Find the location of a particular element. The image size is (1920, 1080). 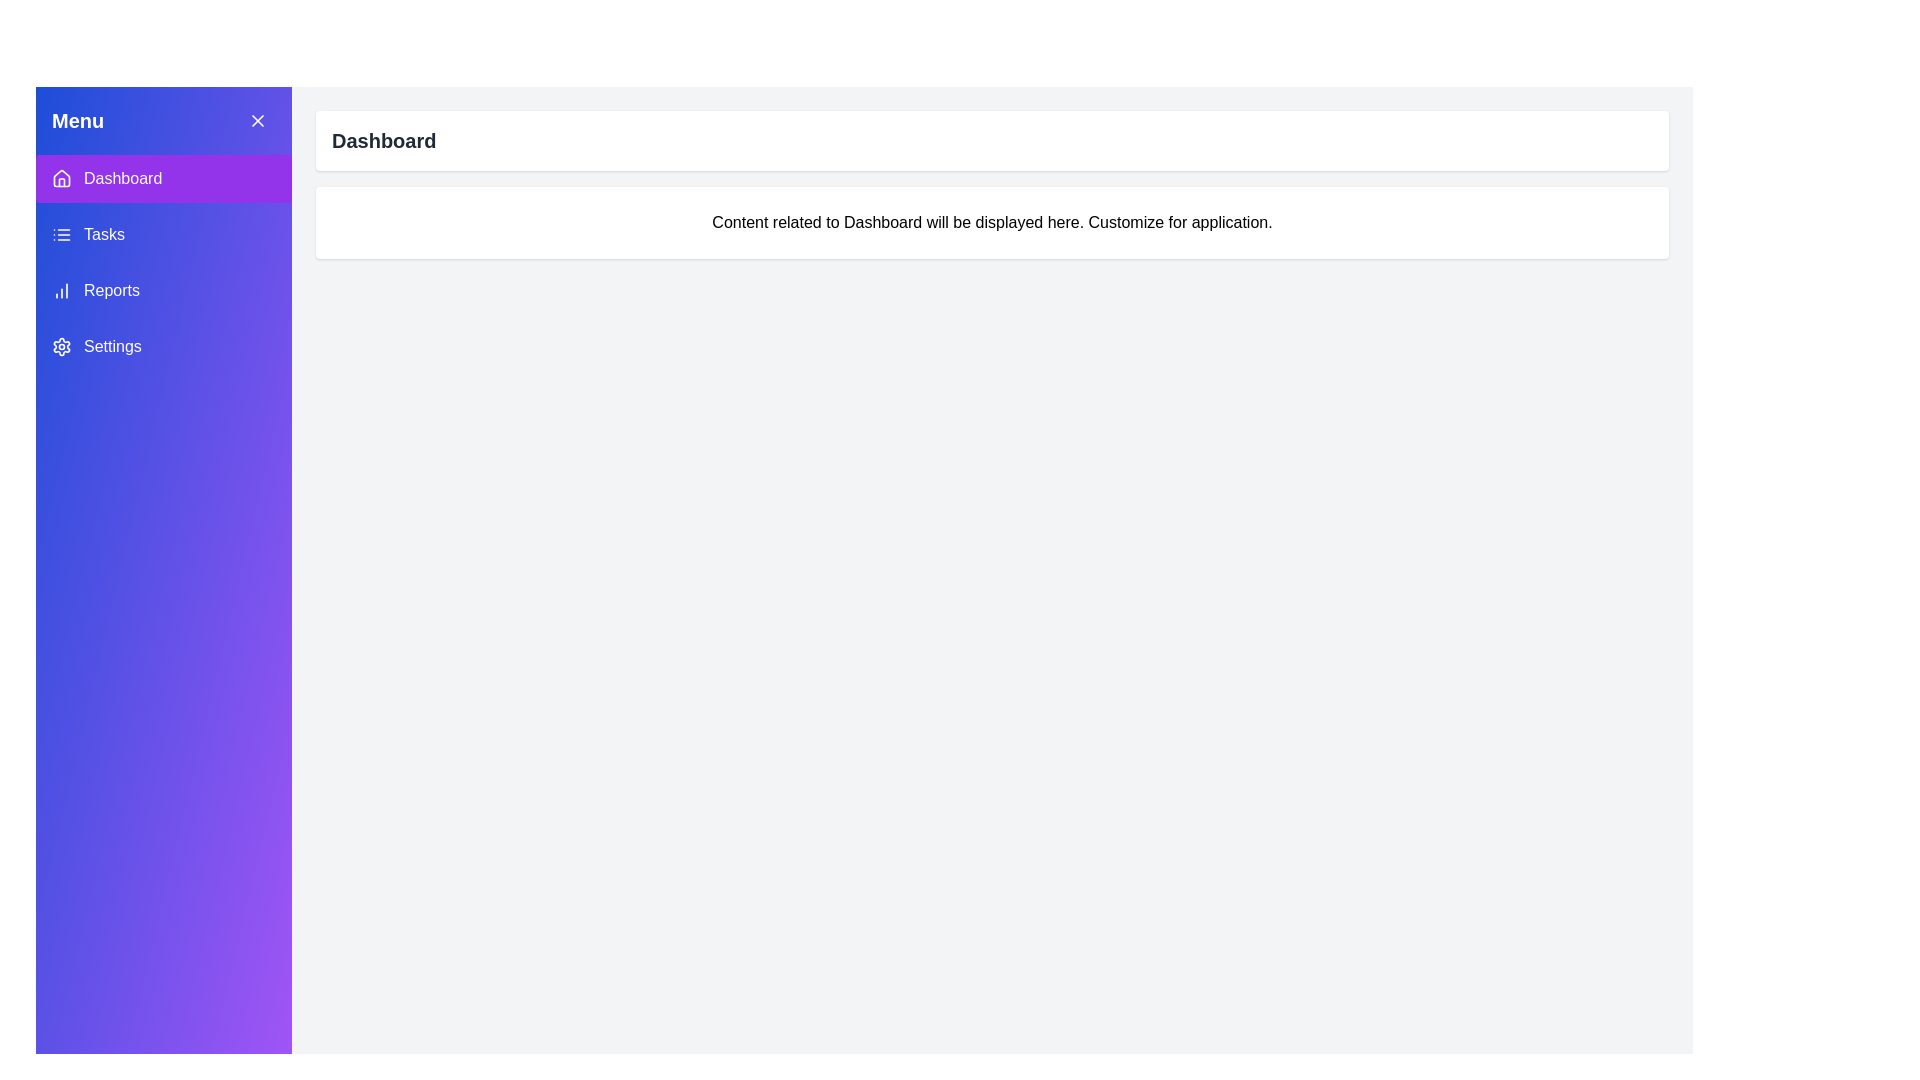

the Reports item in the menu to select it is located at coordinates (163, 290).